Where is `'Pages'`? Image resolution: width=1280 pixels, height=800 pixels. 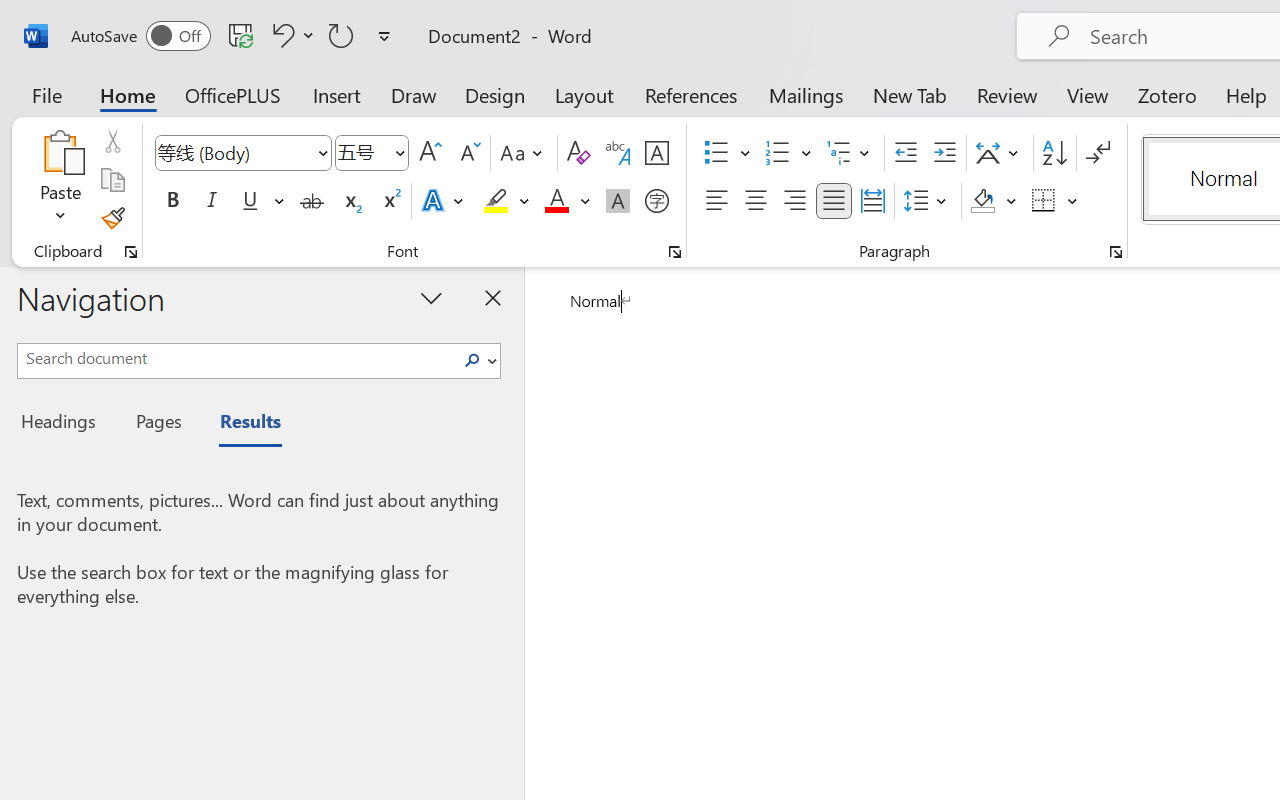 'Pages' is located at coordinates (155, 424).